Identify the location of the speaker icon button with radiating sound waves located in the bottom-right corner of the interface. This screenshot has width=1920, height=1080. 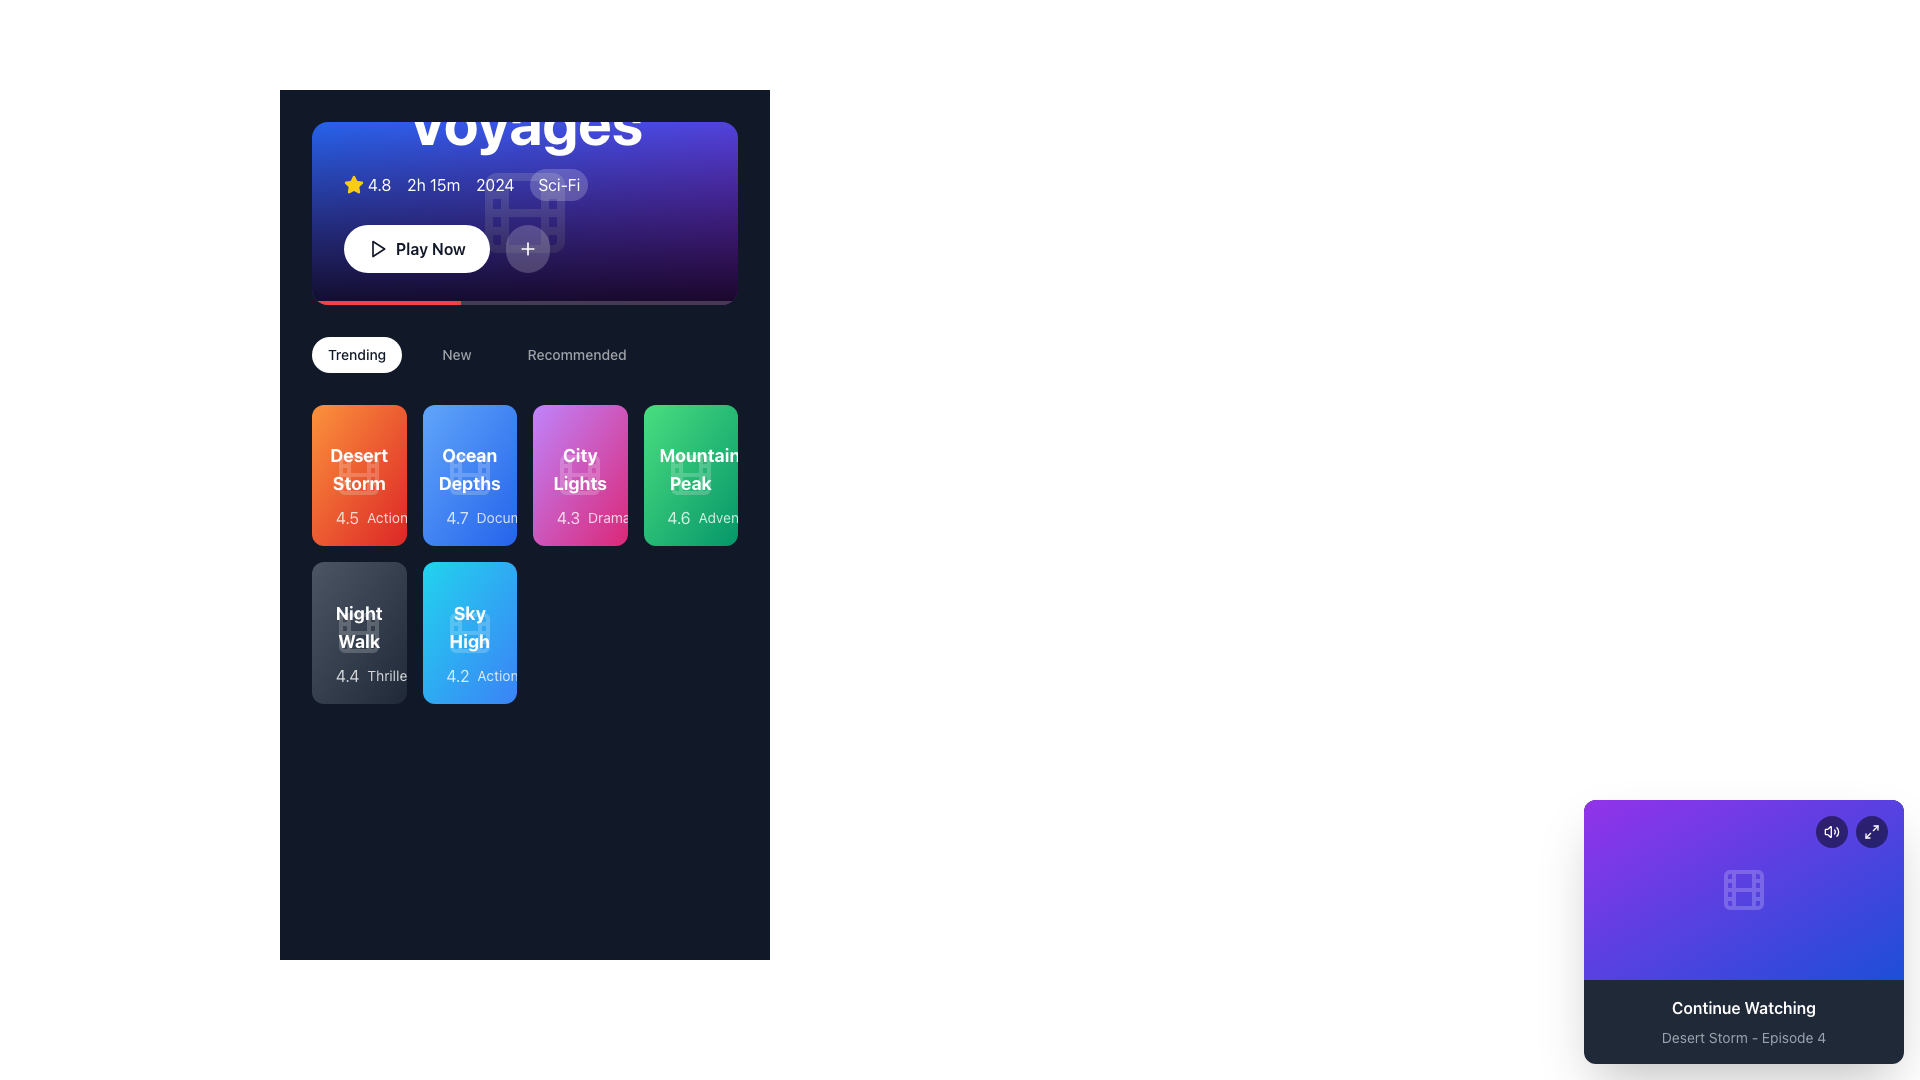
(1832, 832).